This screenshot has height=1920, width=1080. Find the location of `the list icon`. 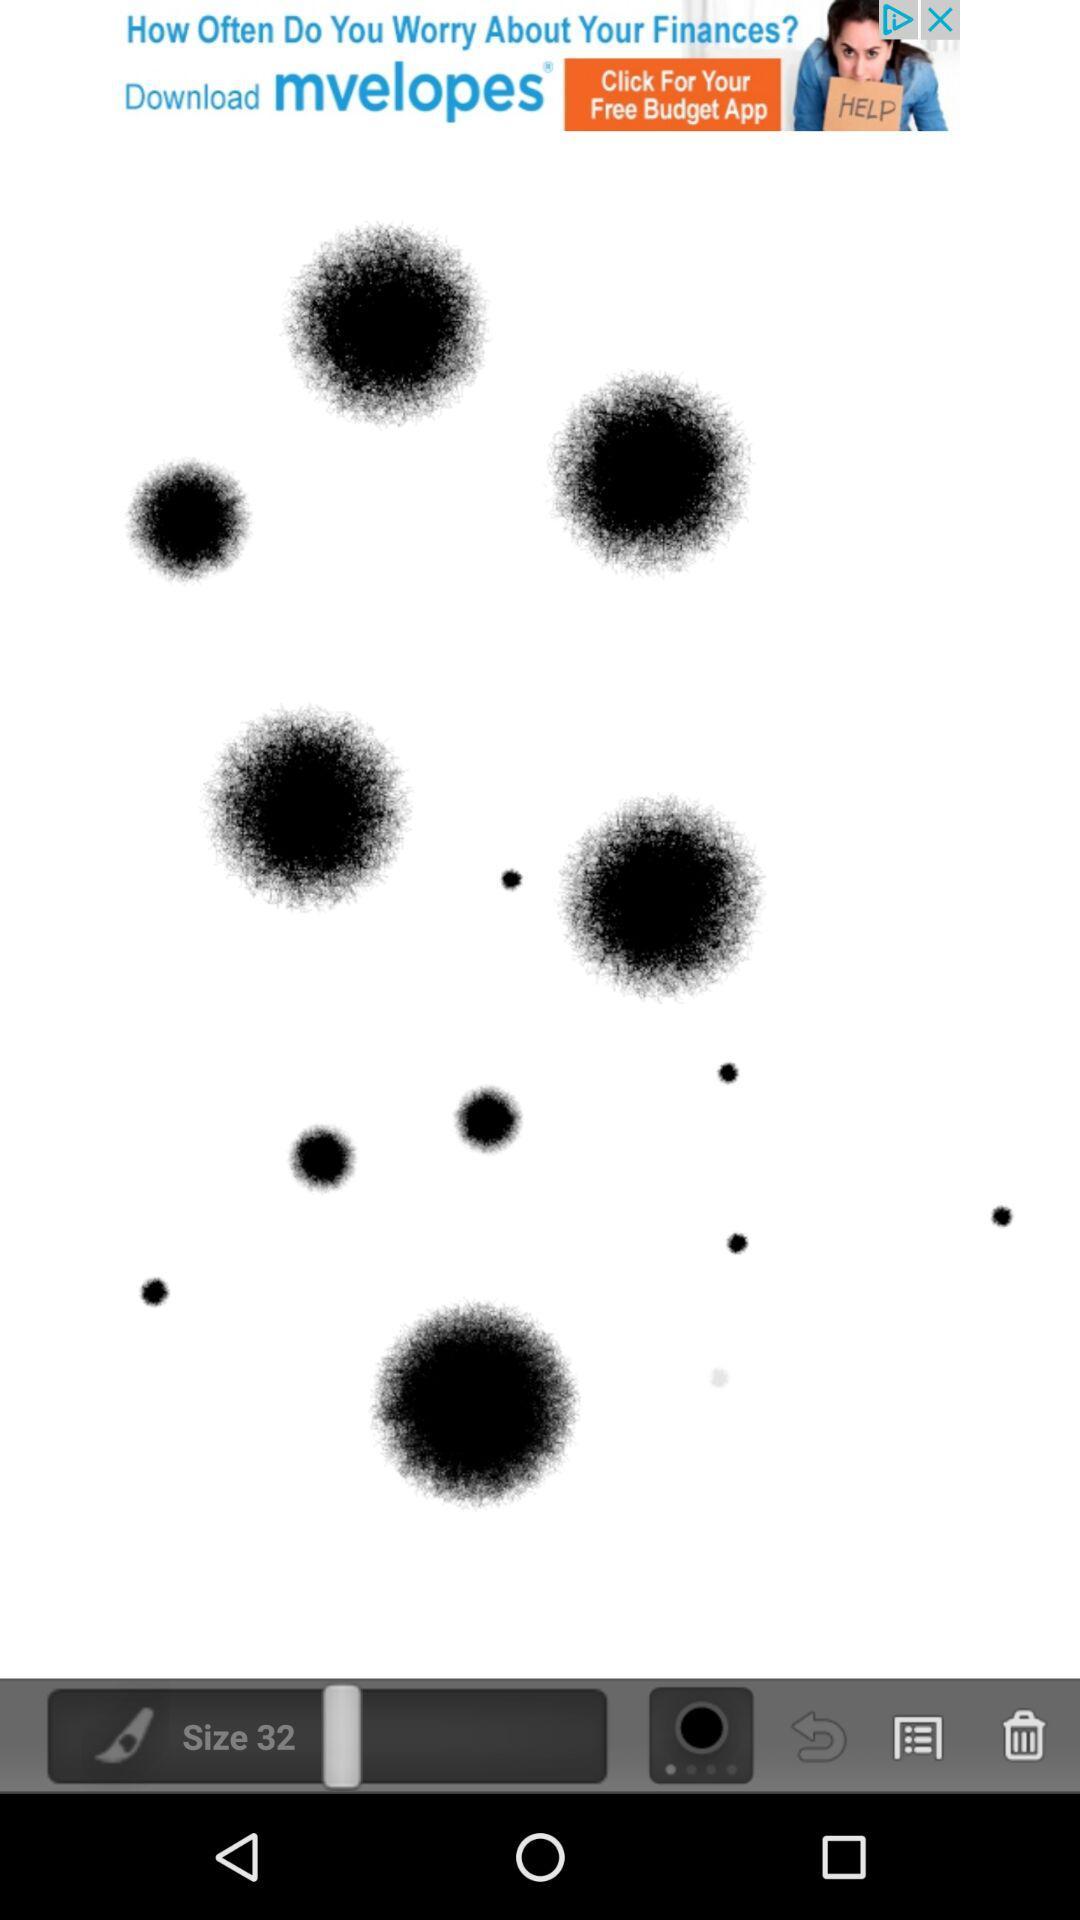

the list icon is located at coordinates (917, 1857).